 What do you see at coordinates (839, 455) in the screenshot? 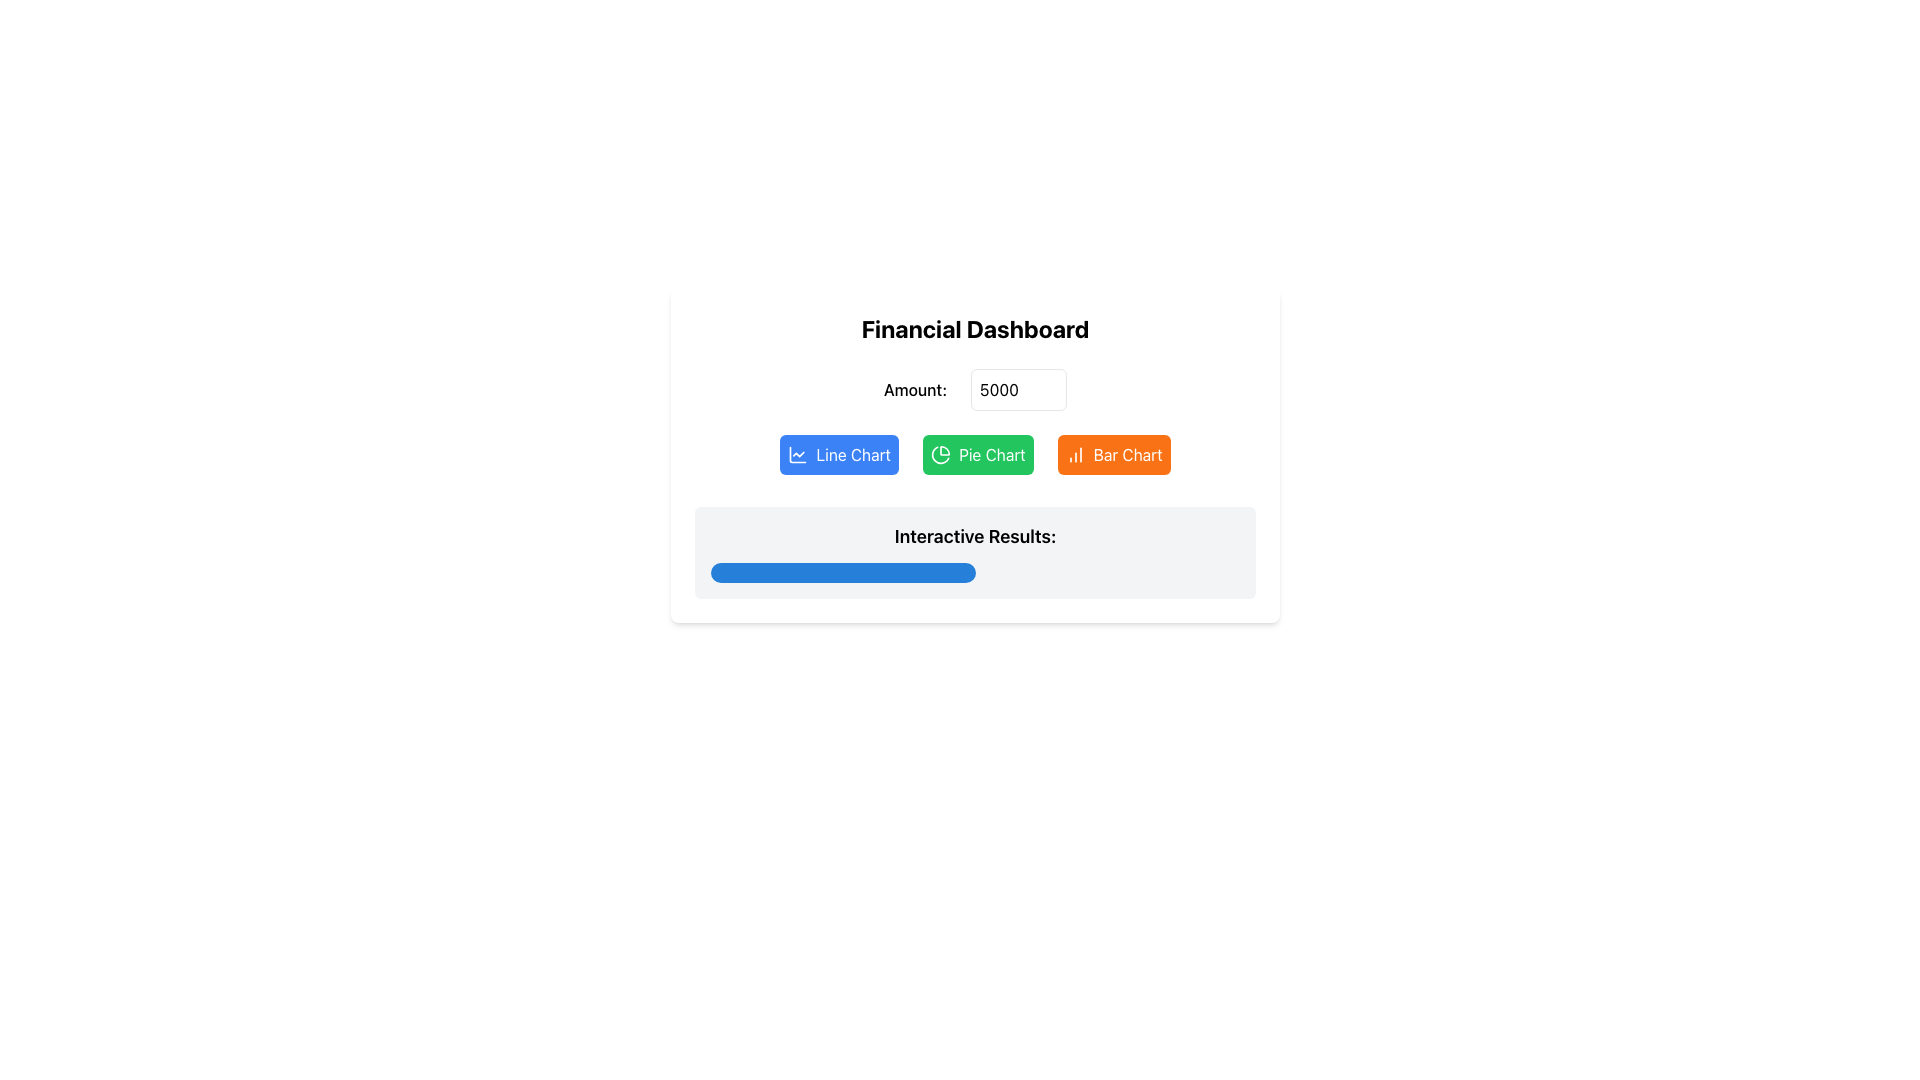
I see `the 'Line Chart' button, which is the first button in a row below a financial amount label, to observe any visual feedback` at bounding box center [839, 455].